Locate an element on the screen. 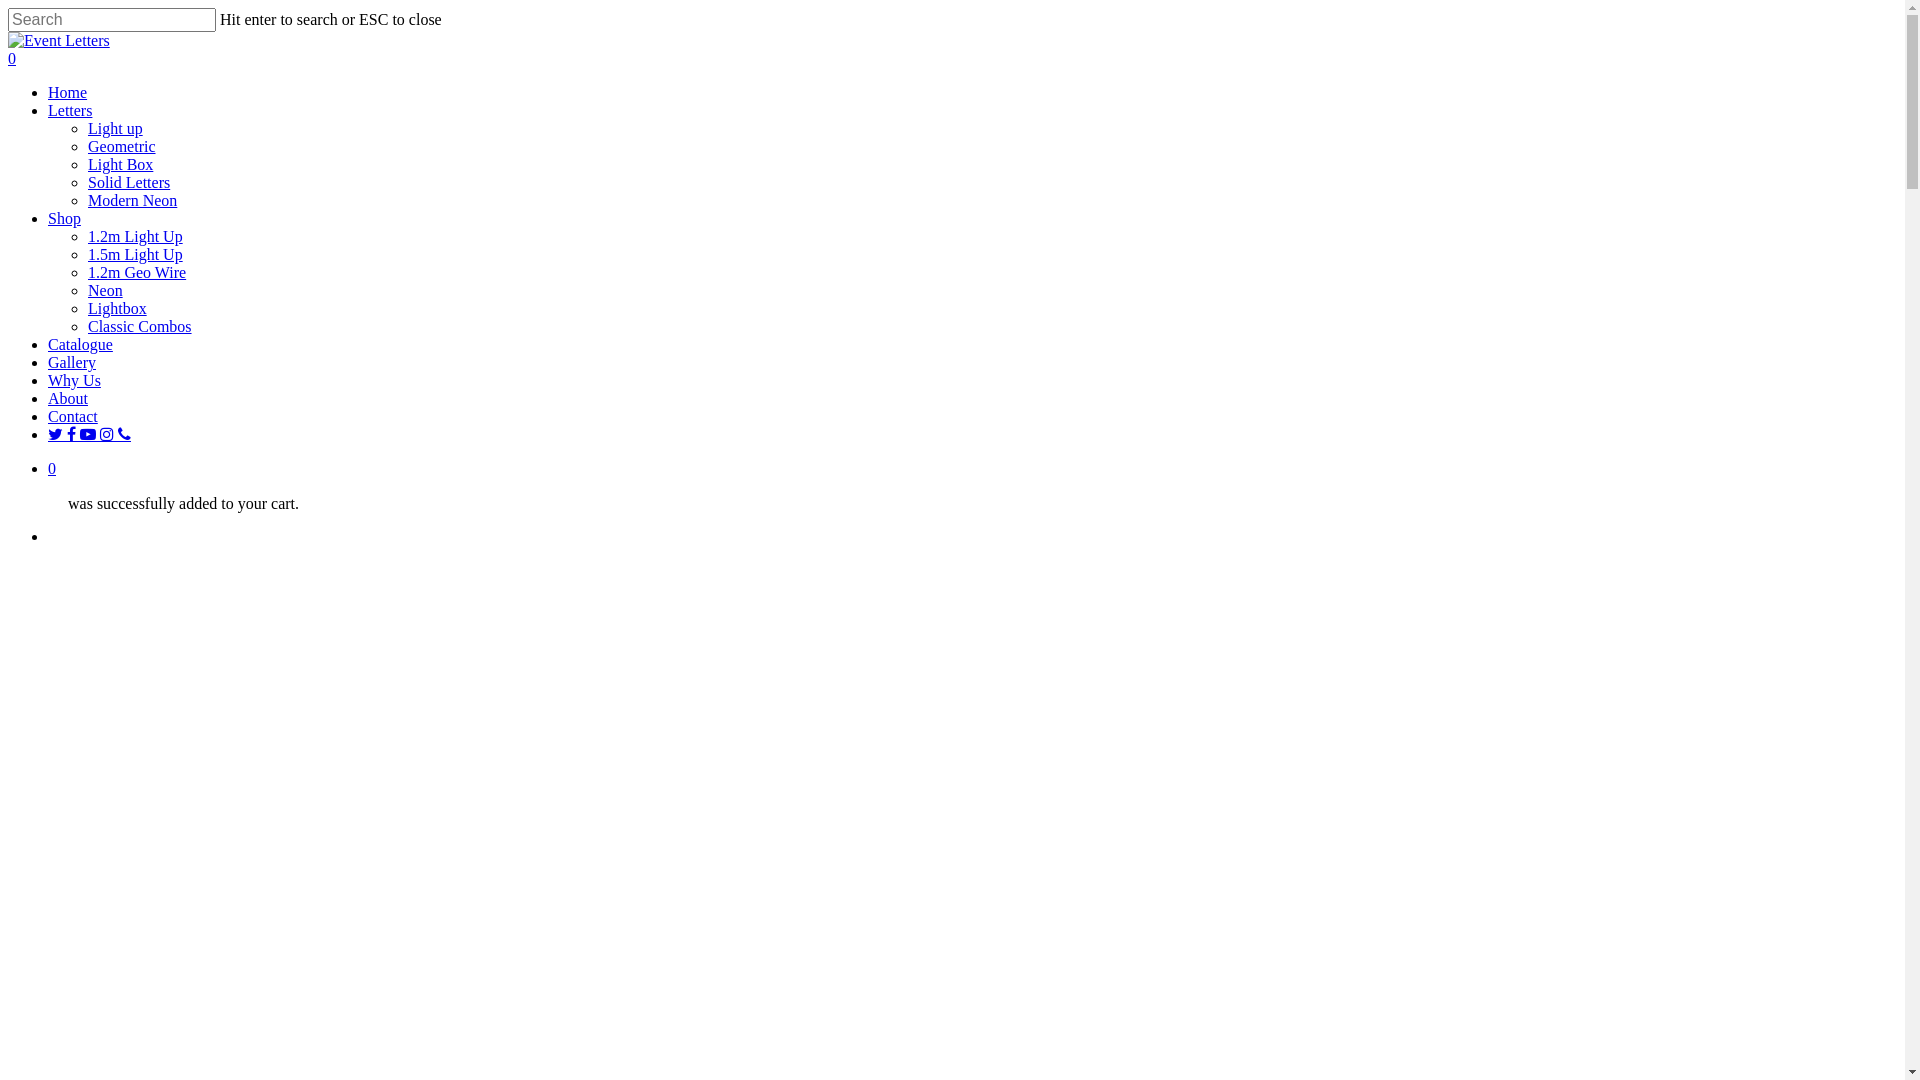 This screenshot has height=1080, width=1920. 'Light Box' is located at coordinates (119, 163).